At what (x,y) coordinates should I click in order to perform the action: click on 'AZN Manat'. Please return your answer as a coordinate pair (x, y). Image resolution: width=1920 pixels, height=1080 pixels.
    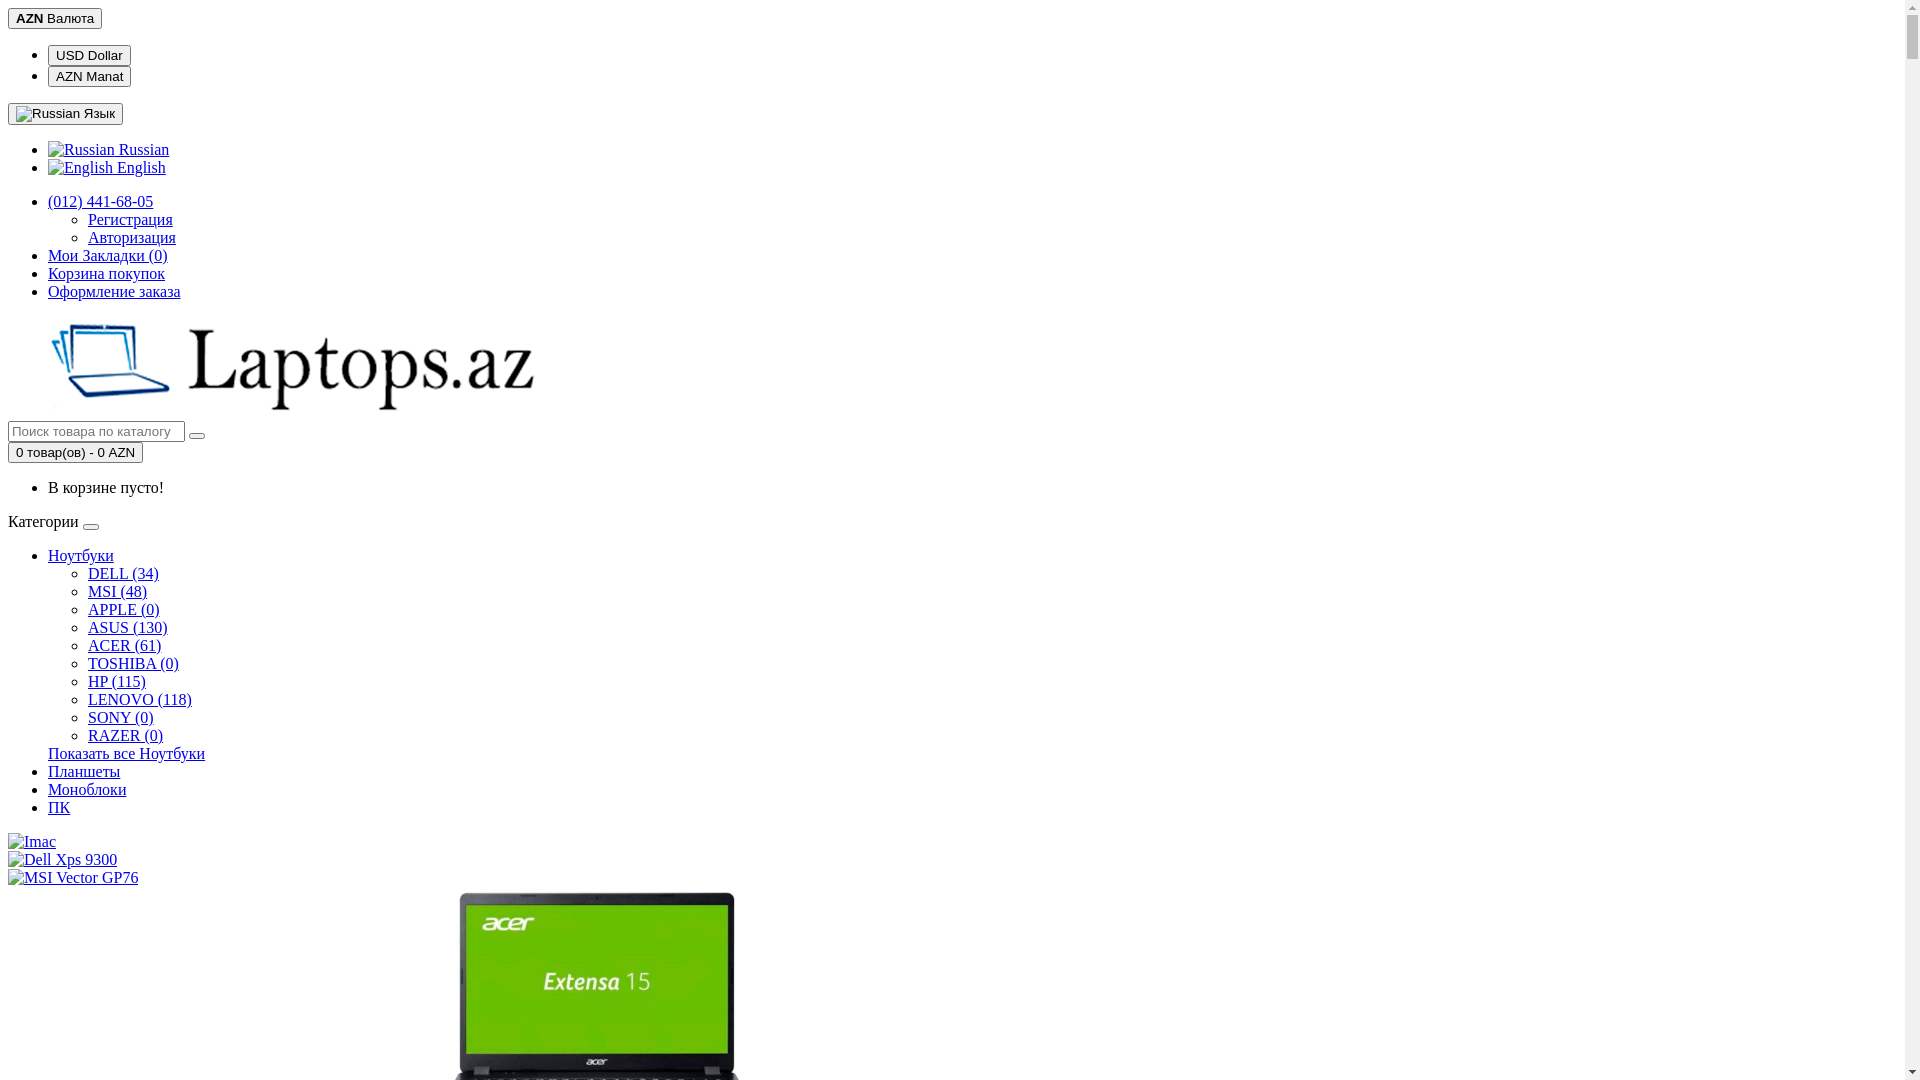
    Looking at the image, I should click on (48, 75).